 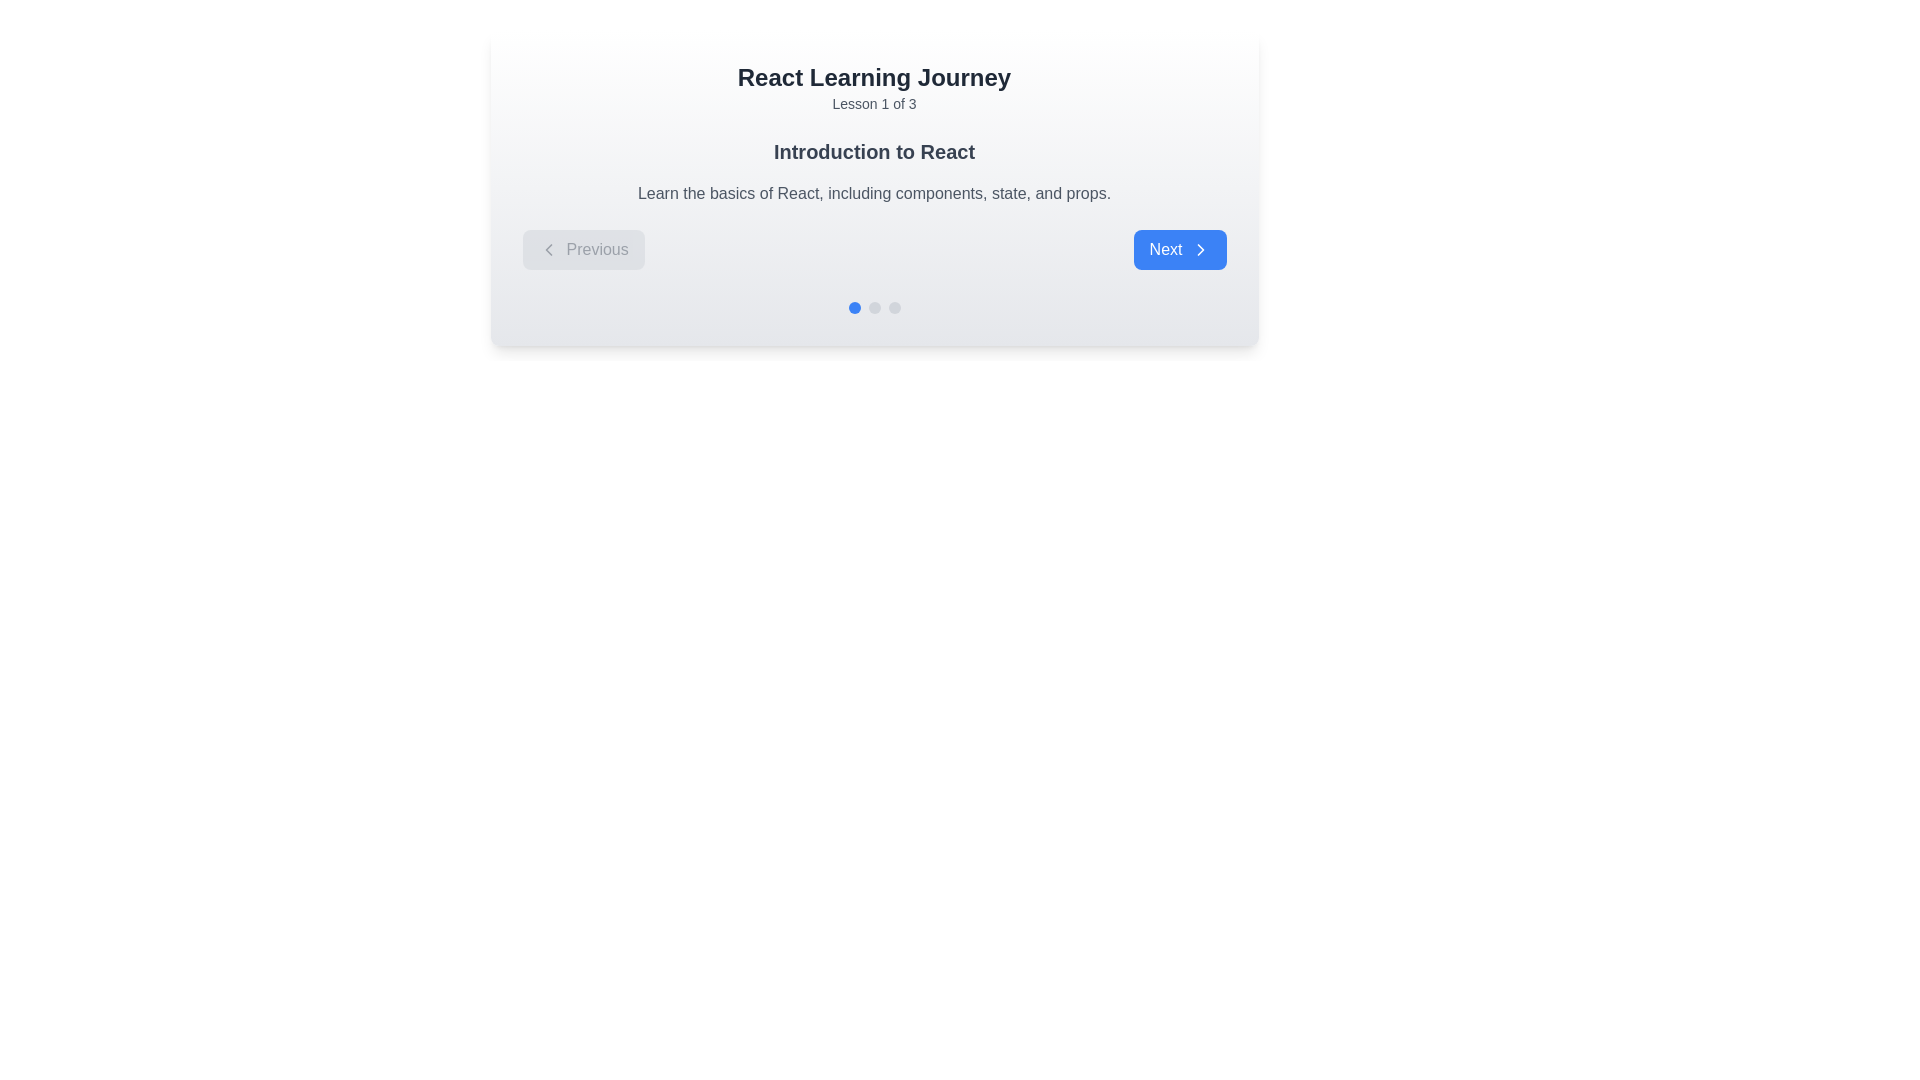 What do you see at coordinates (874, 104) in the screenshot?
I see `the text label reading 'Lesson 1 of 3', which is a smaller light gray font located centrally beneath the bold heading 'React Learning Journey'` at bounding box center [874, 104].